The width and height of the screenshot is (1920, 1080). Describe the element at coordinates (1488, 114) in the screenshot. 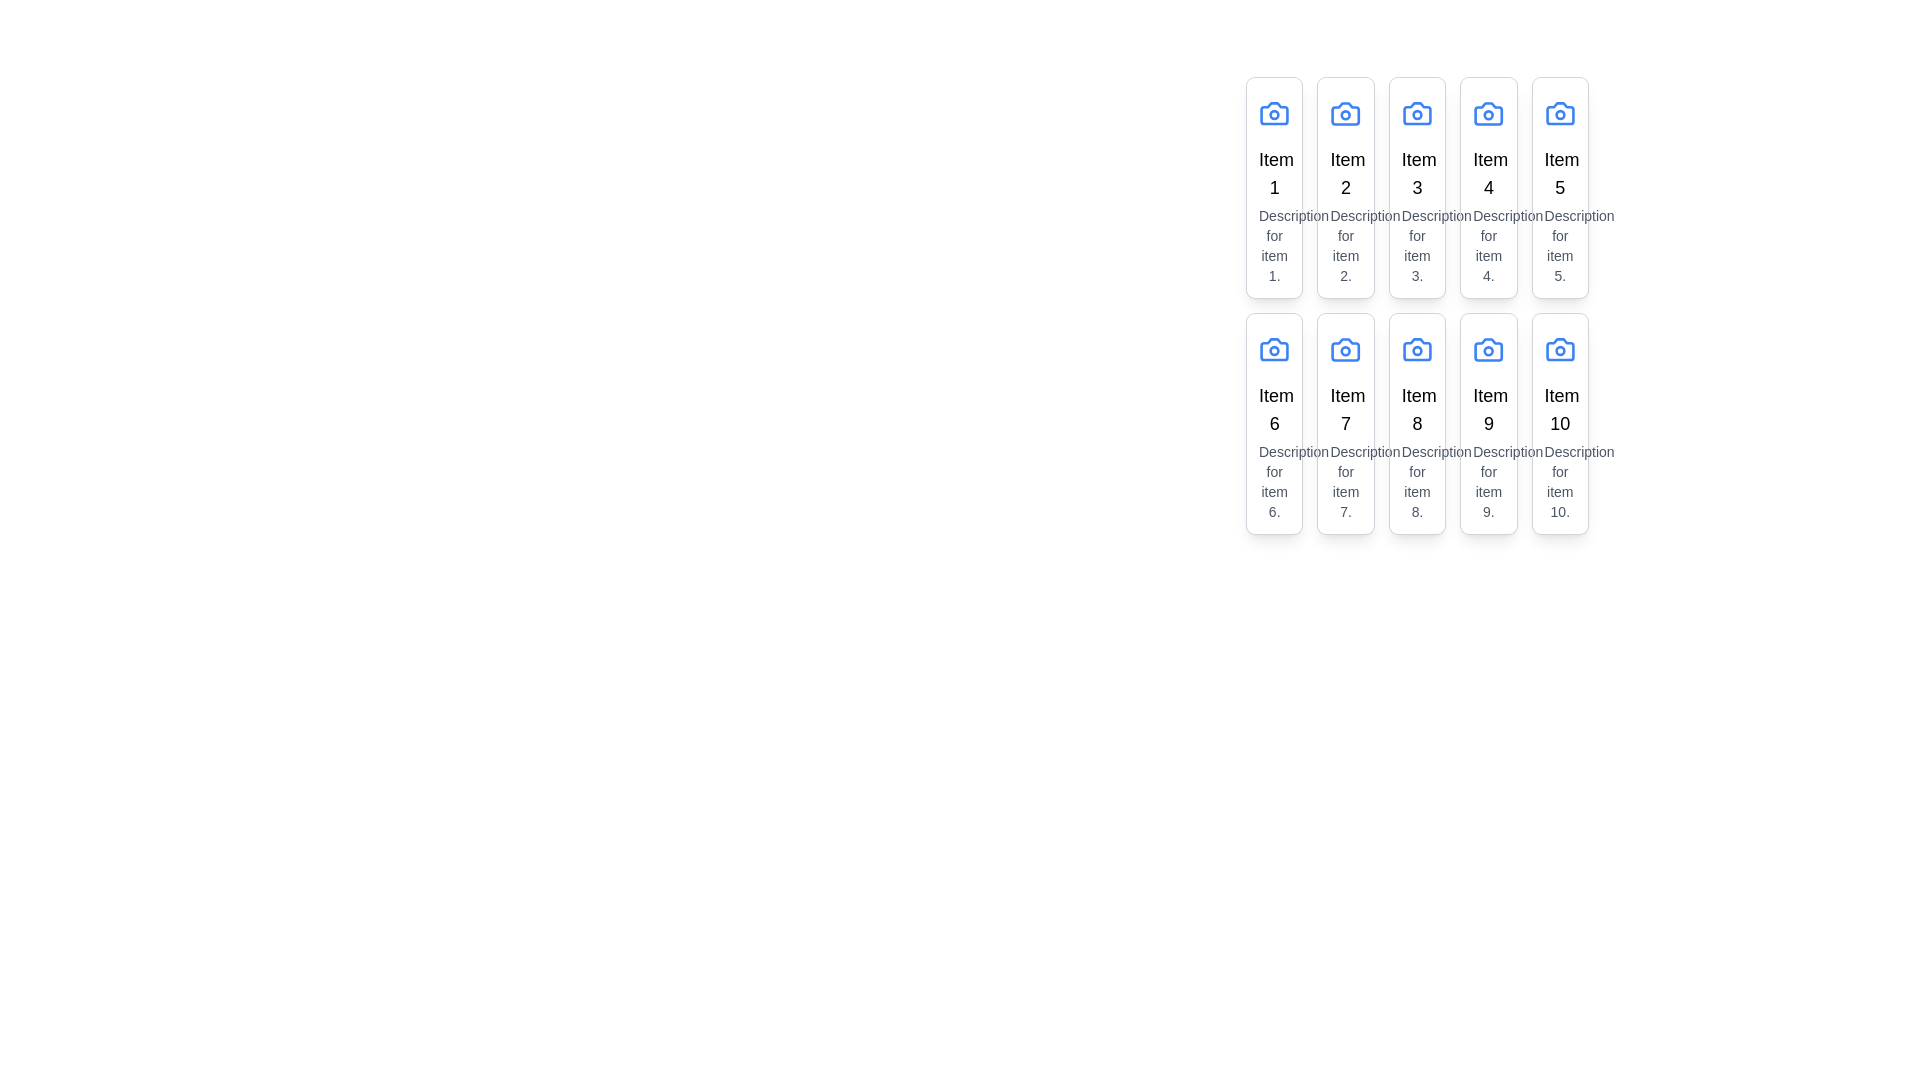

I see `the camera icon located in the center of the card labeled 'Item 4' in the first row and fourth column of the grid layout` at that location.